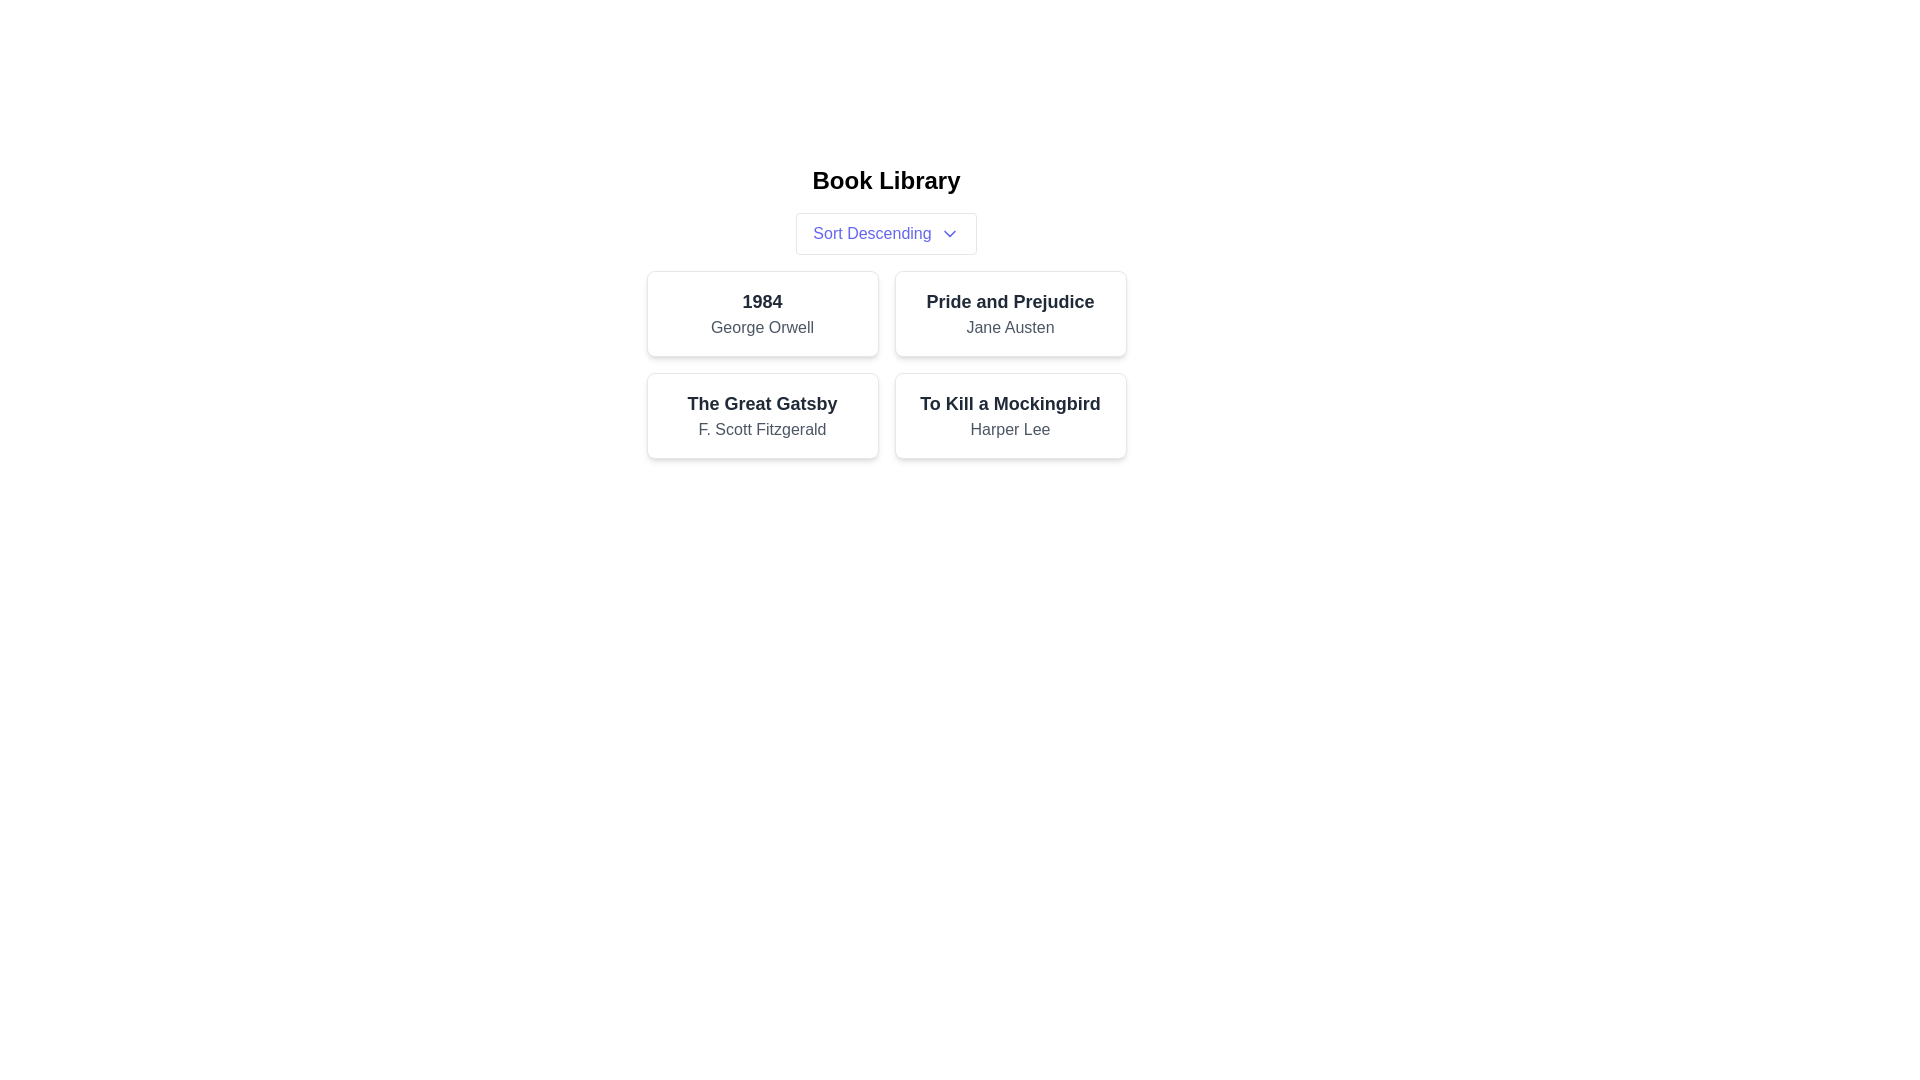 This screenshot has height=1080, width=1920. I want to click on the display card showing the title and author of a book, located in the bottom-left quadrant of a two-by-two grid, specifically the third card in the layout, so click(761, 415).